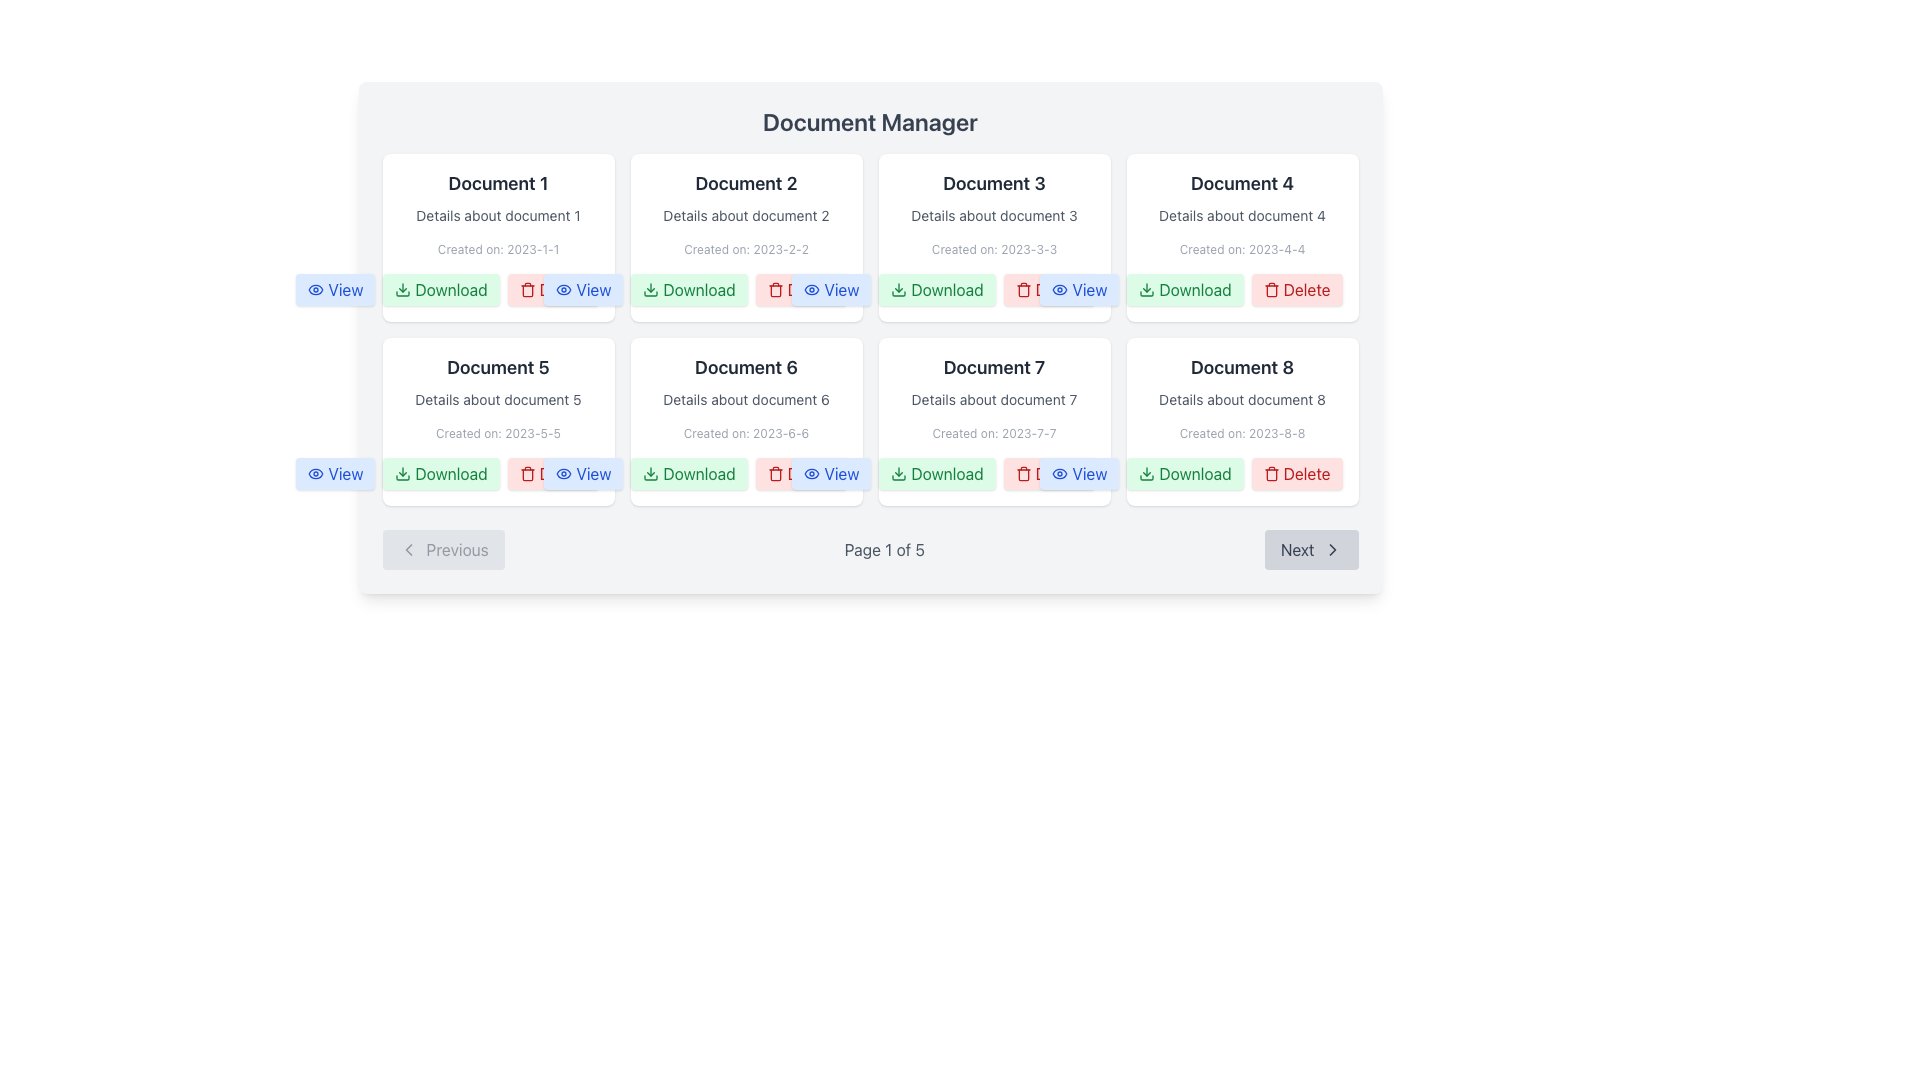 The image size is (1920, 1080). Describe the element at coordinates (898, 474) in the screenshot. I see `the green downward arrow icon on the 'Download' button` at that location.